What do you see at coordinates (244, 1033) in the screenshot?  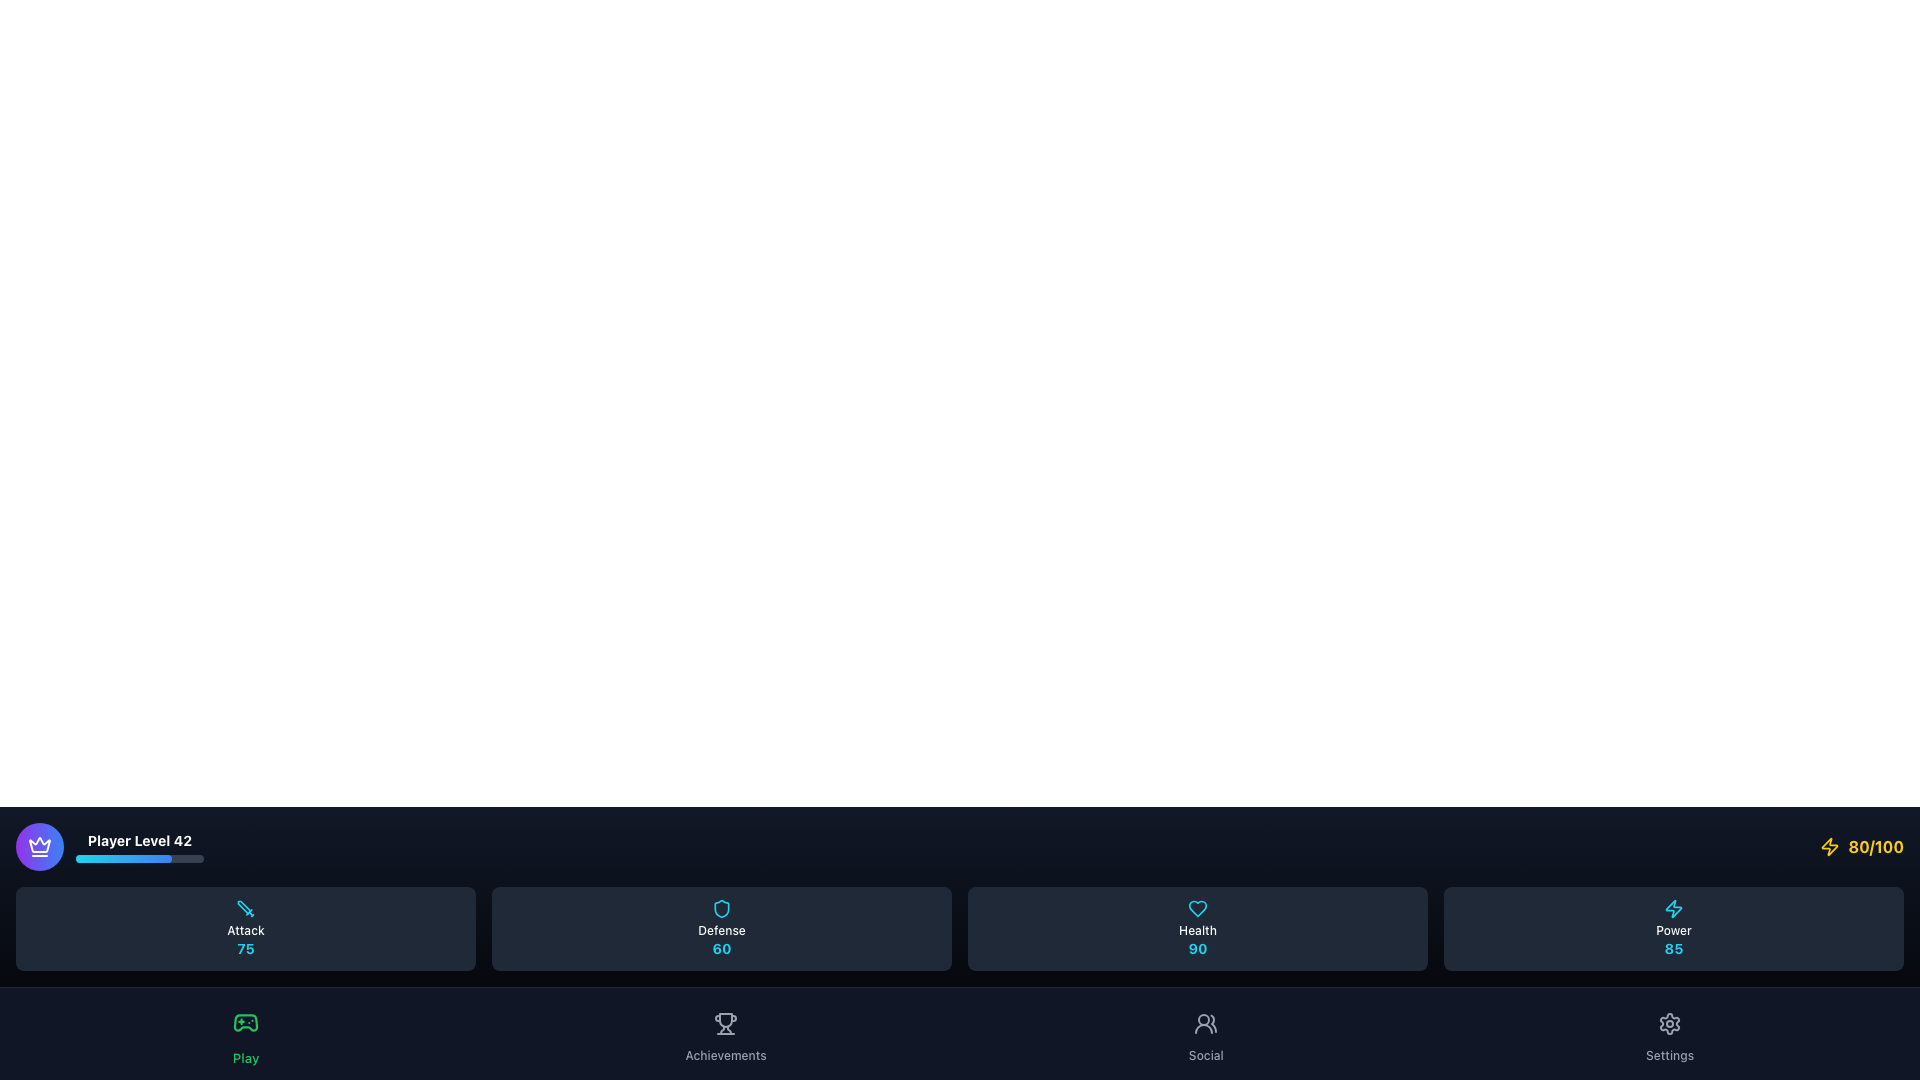 I see `the green 'Play' button with a game controller icon located at the bottom left section of the navigation bar` at bounding box center [244, 1033].